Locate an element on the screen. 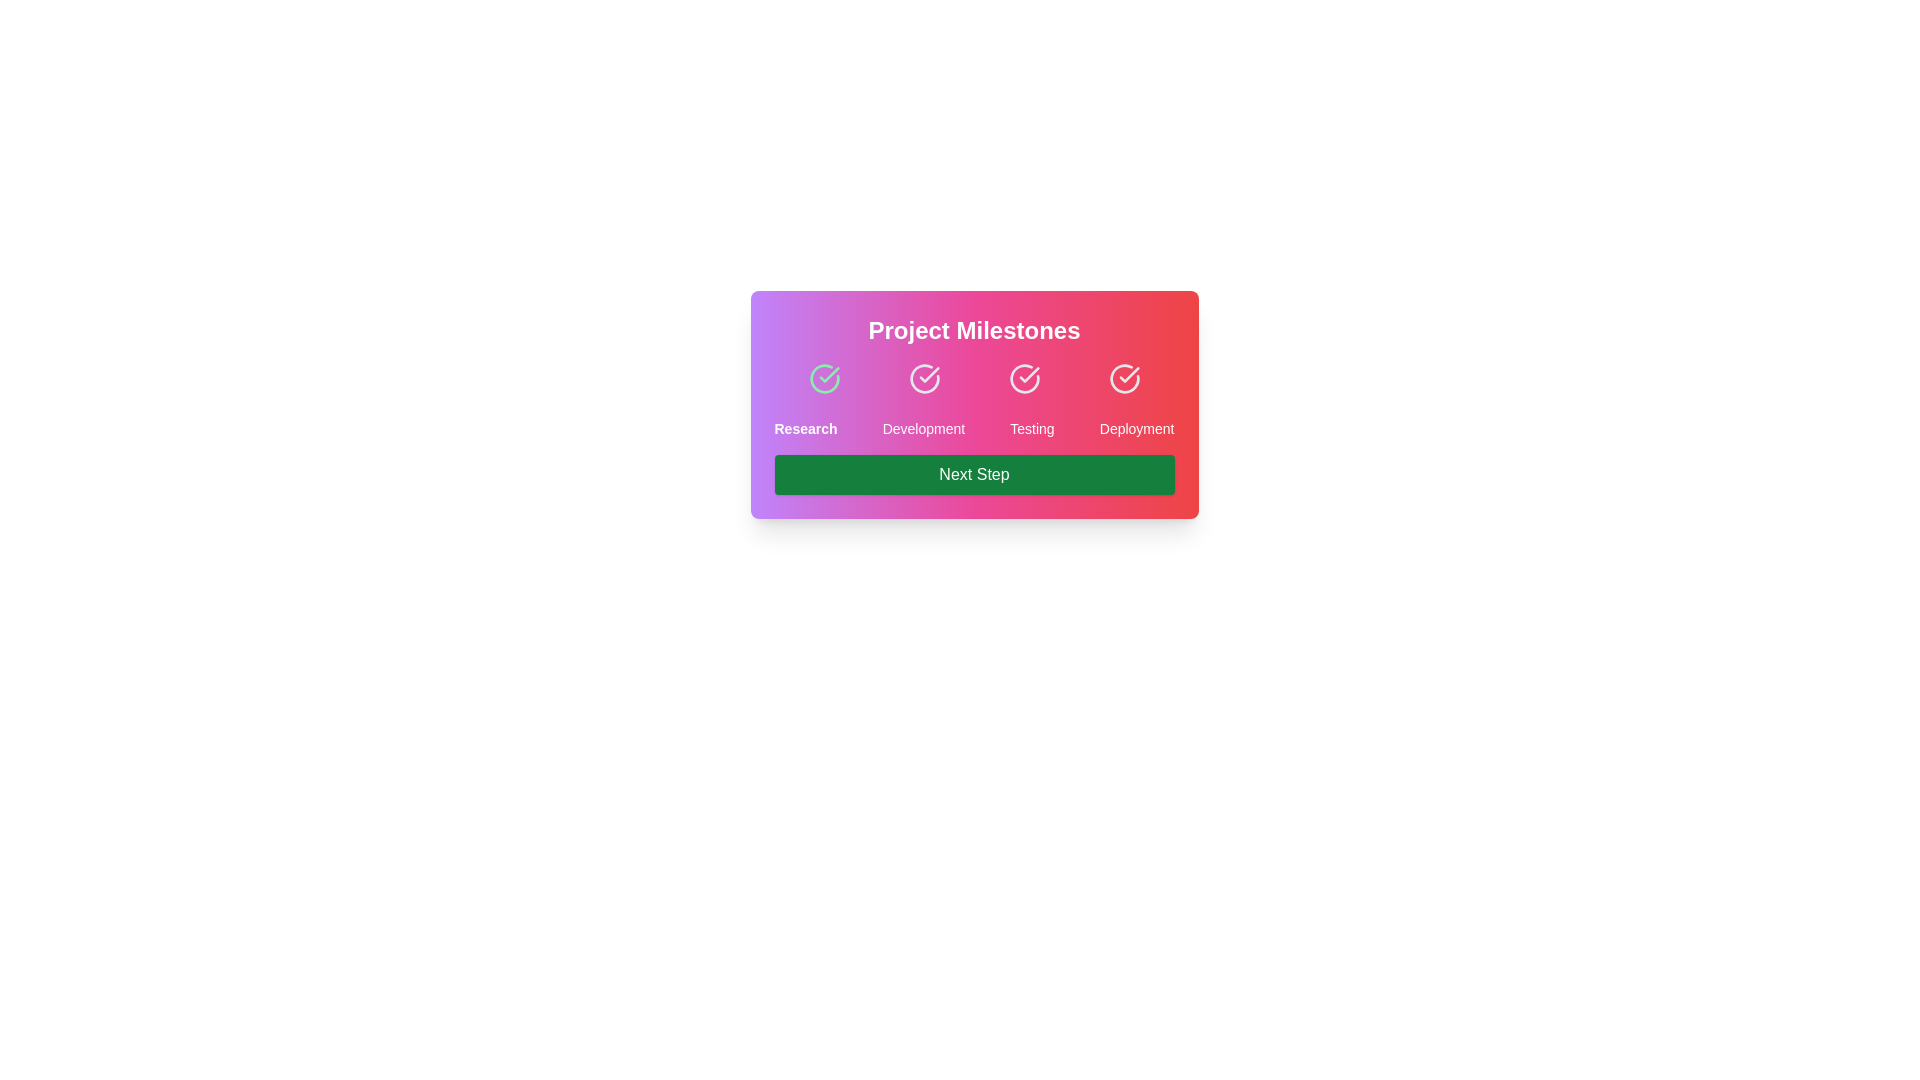  the 'Next Step' button located at the bottom section of the card layout to advance to the next stage of the process is located at coordinates (974, 474).